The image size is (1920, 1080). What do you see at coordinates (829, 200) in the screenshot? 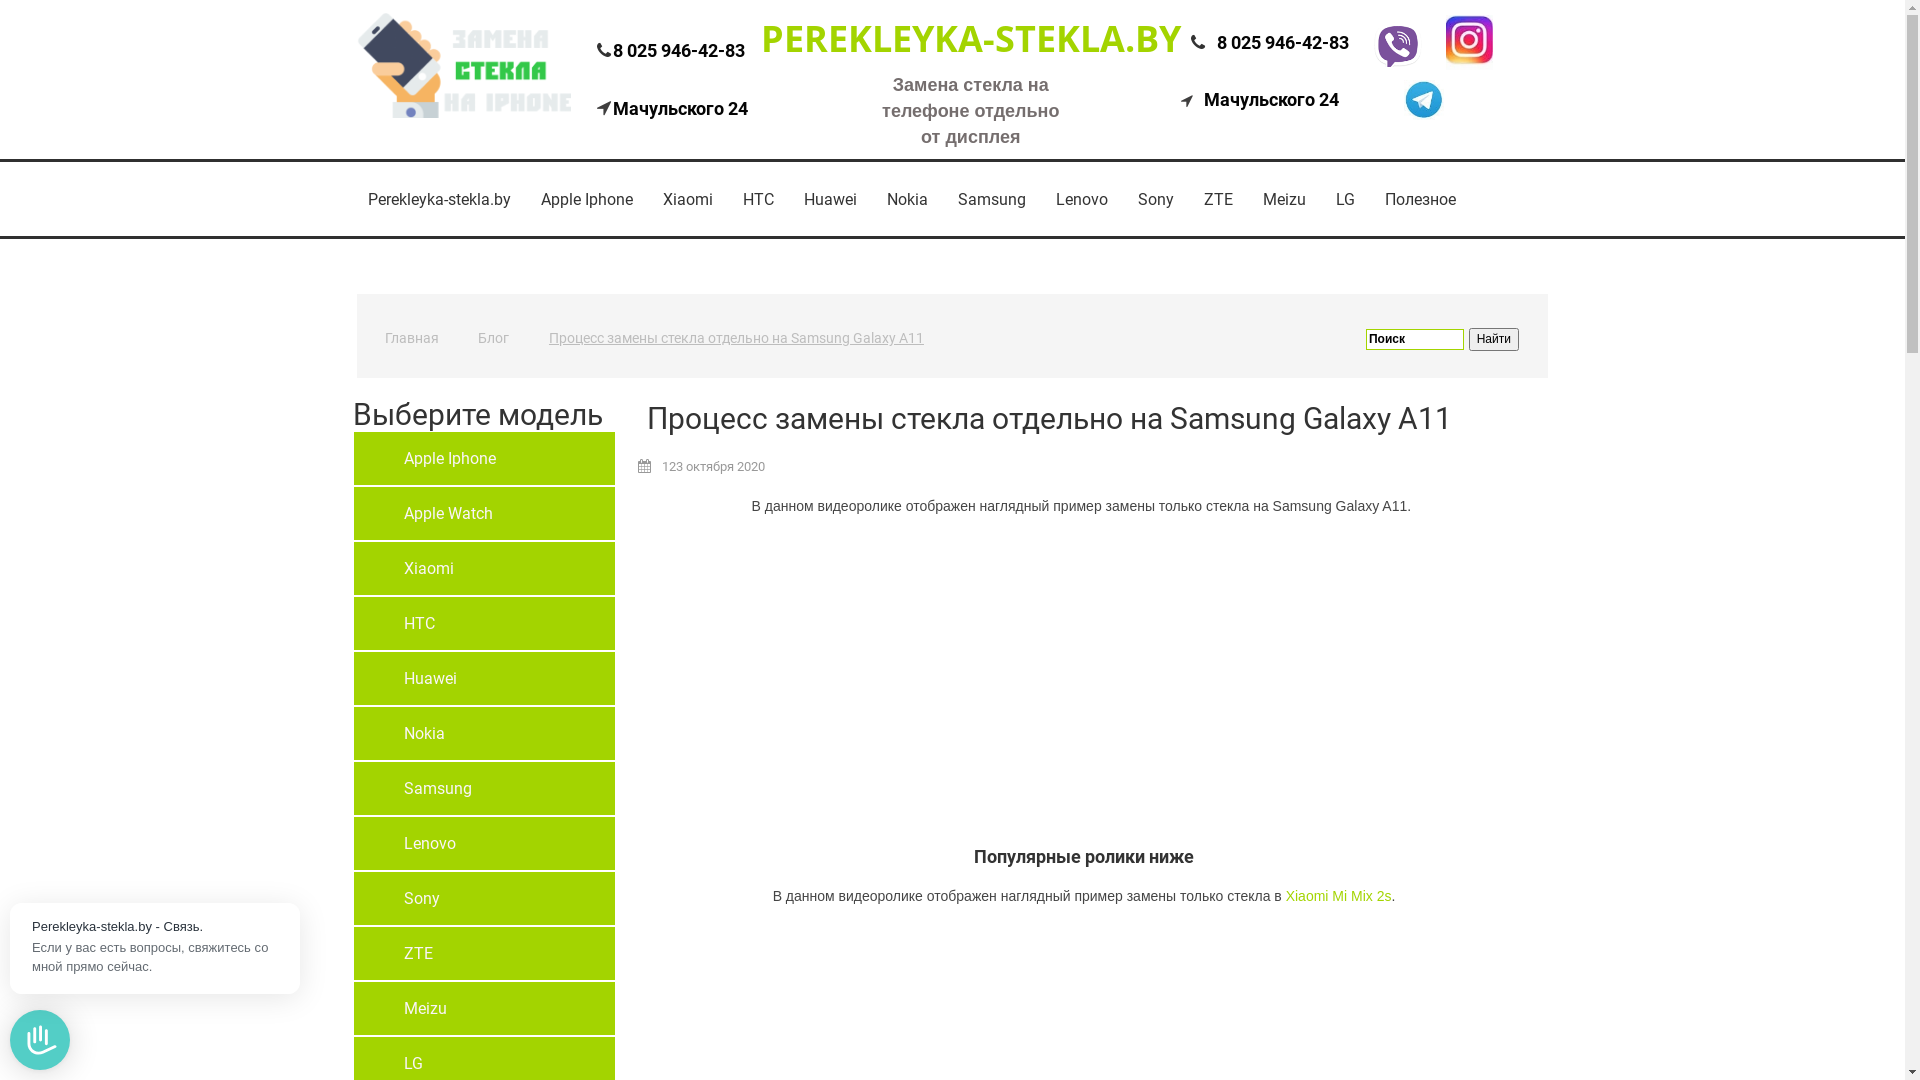
I see `'Huawei'` at bounding box center [829, 200].